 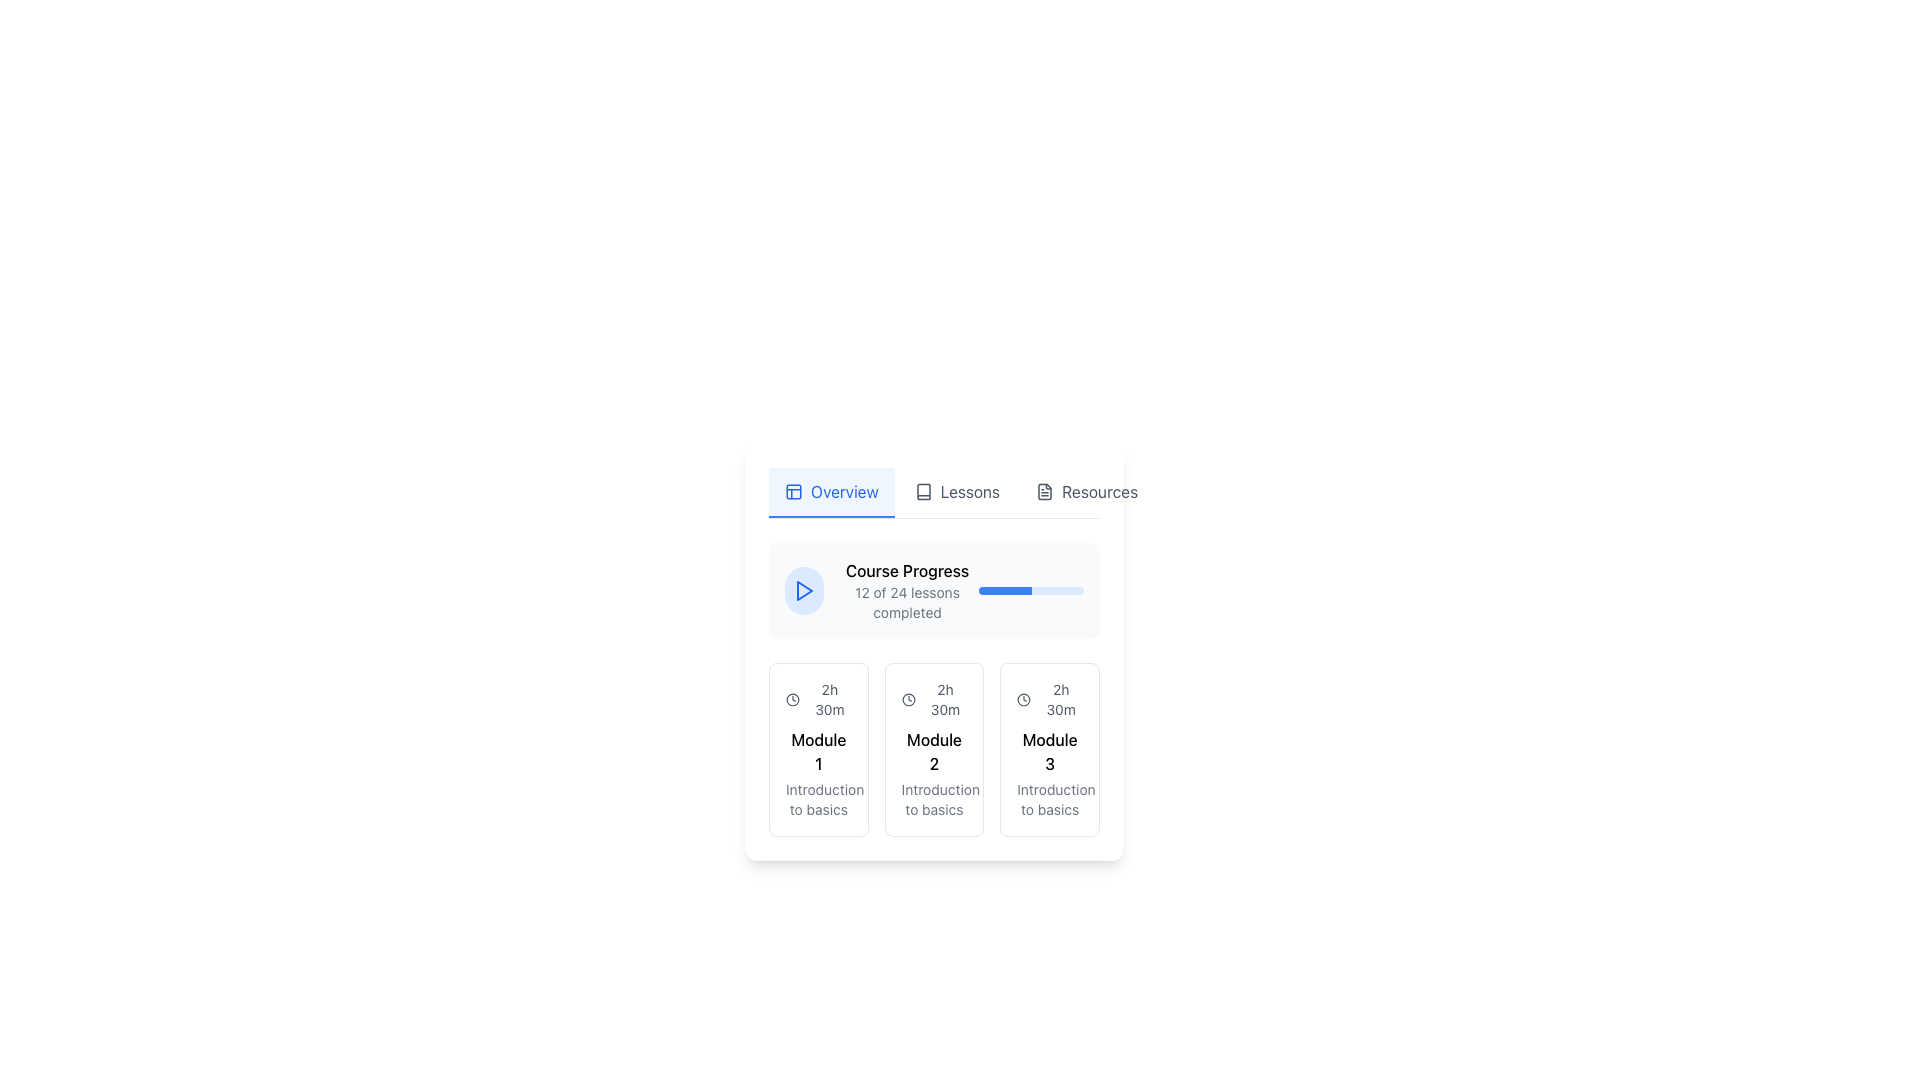 What do you see at coordinates (906, 589) in the screenshot?
I see `progress summary indicator text displaying the completed and total lessons count, located in the upper part of the educational module dashboard, aligned right to the circular play icon` at bounding box center [906, 589].